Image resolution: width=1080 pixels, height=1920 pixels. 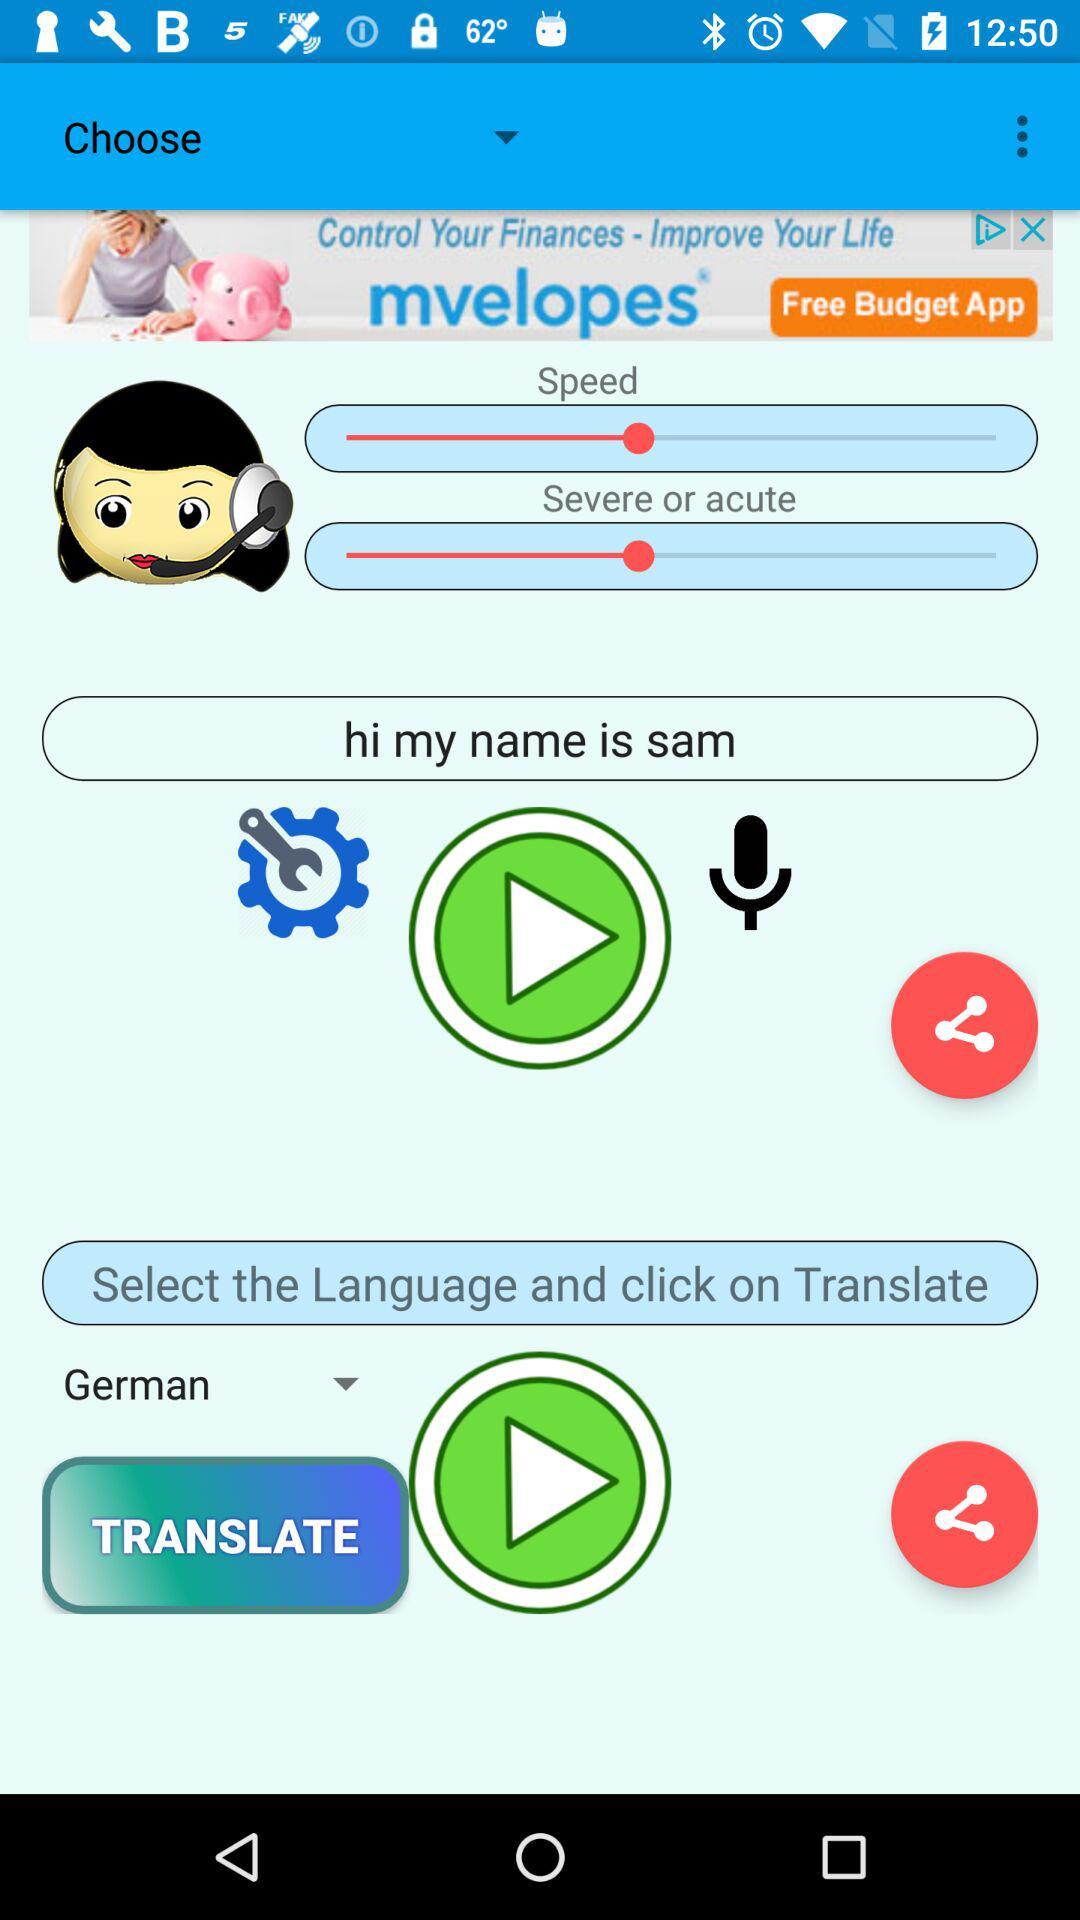 I want to click on share the article, so click(x=963, y=1025).